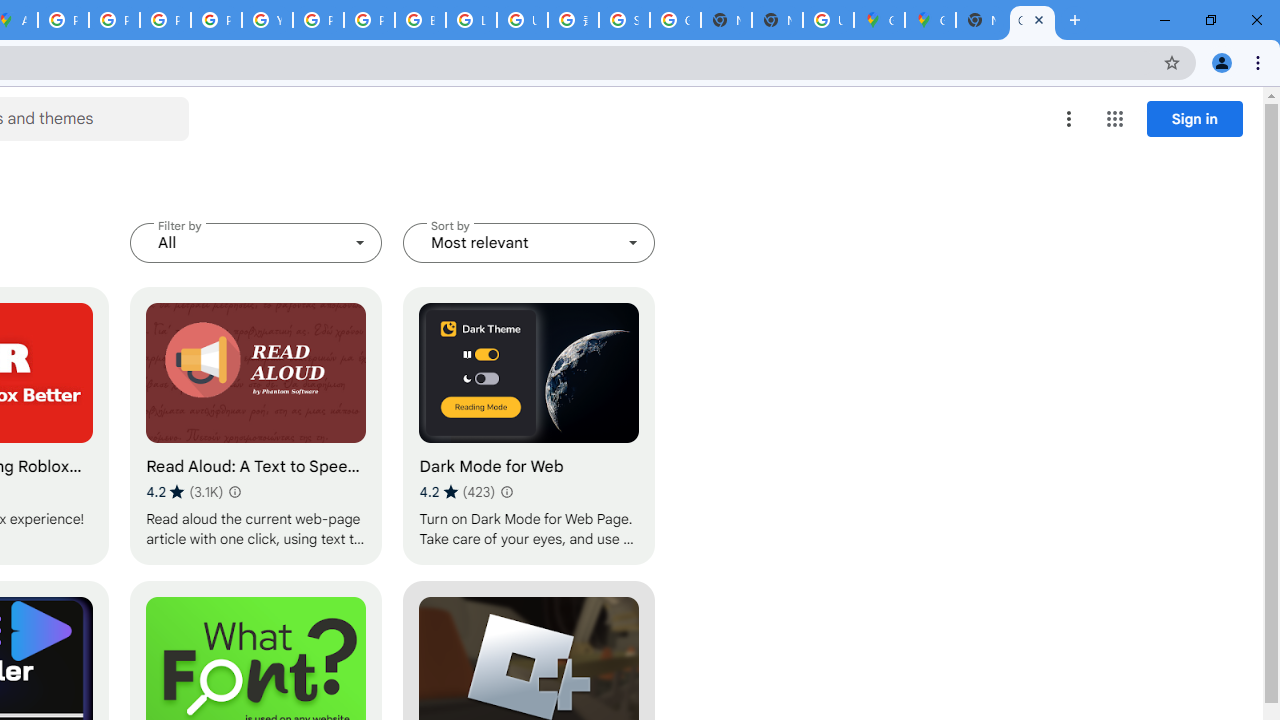  What do you see at coordinates (64, 20) in the screenshot?
I see `'Policy Accountability and Transparency - Transparency Center'` at bounding box center [64, 20].